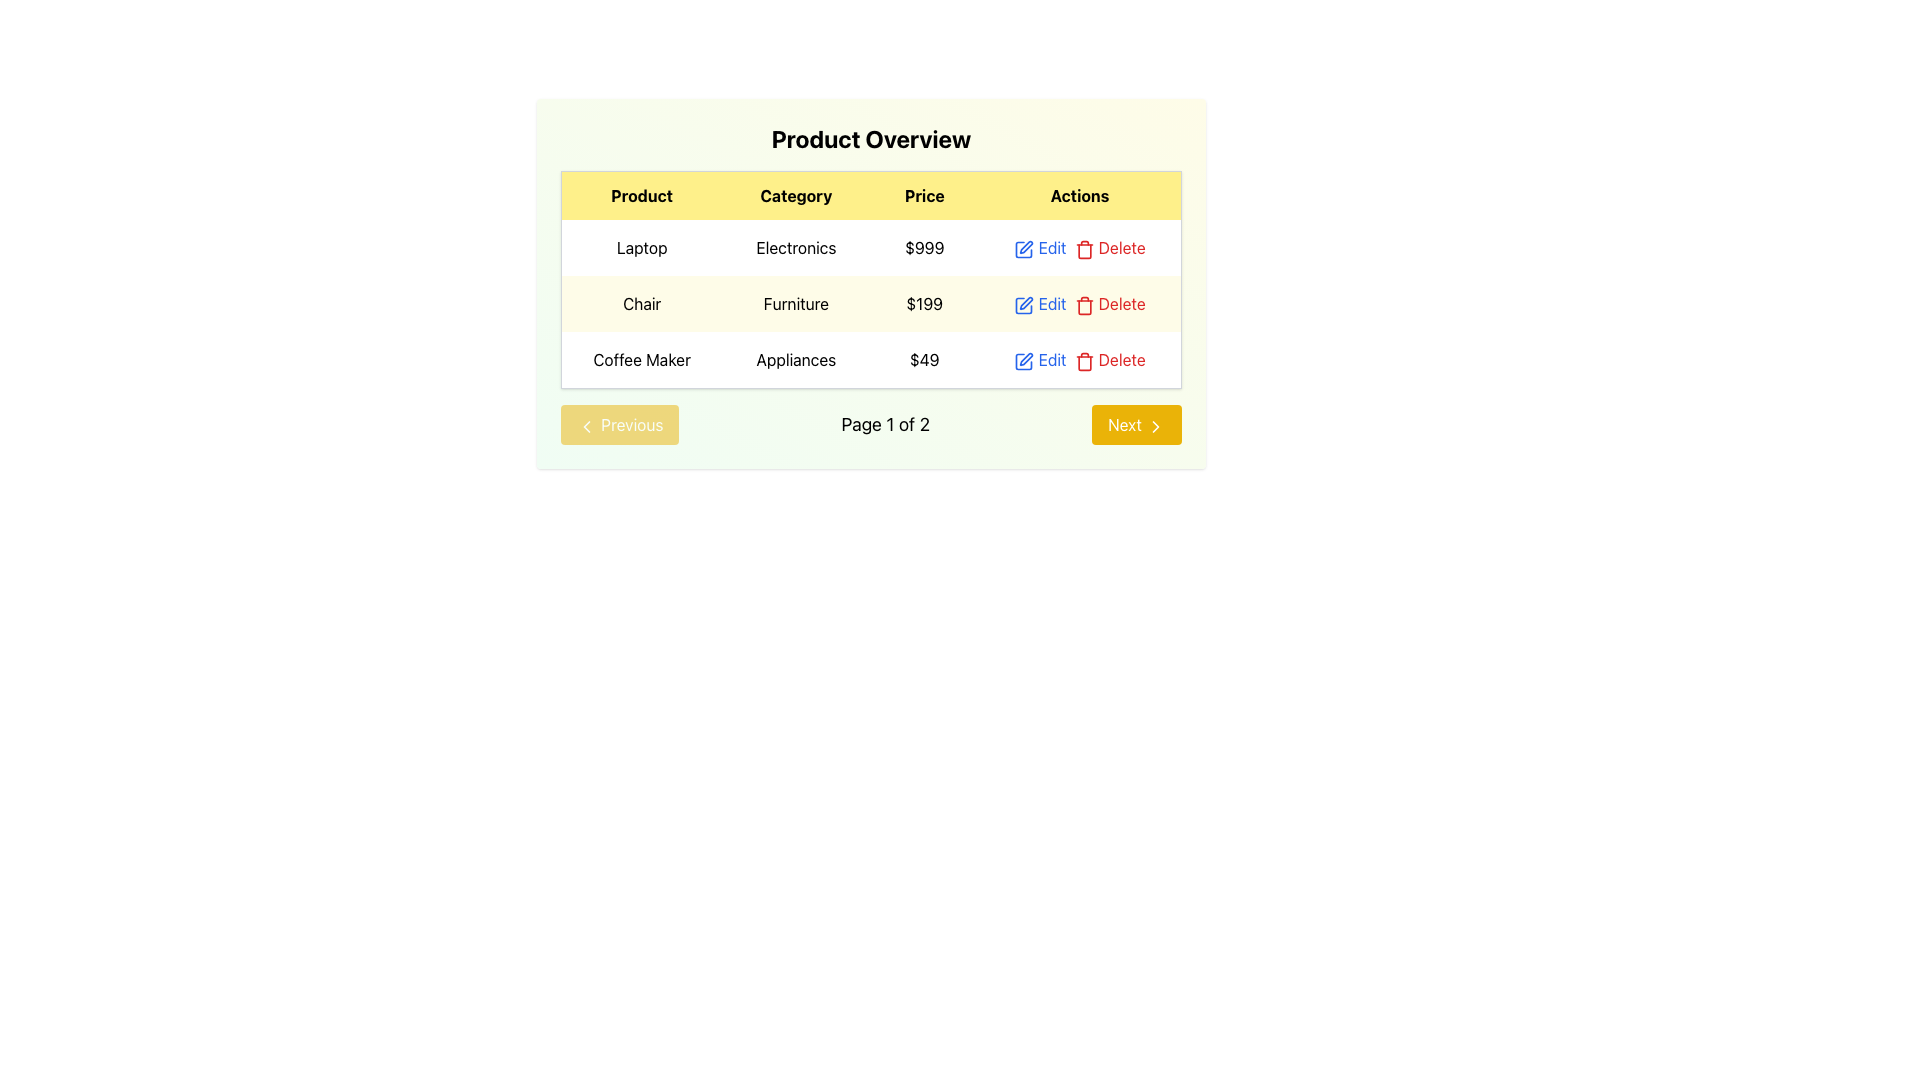 This screenshot has width=1920, height=1080. I want to click on the delete link for the 'Appliances' product located in the 'Actions' column of the third row in the table to initiate the delete action, so click(1108, 358).